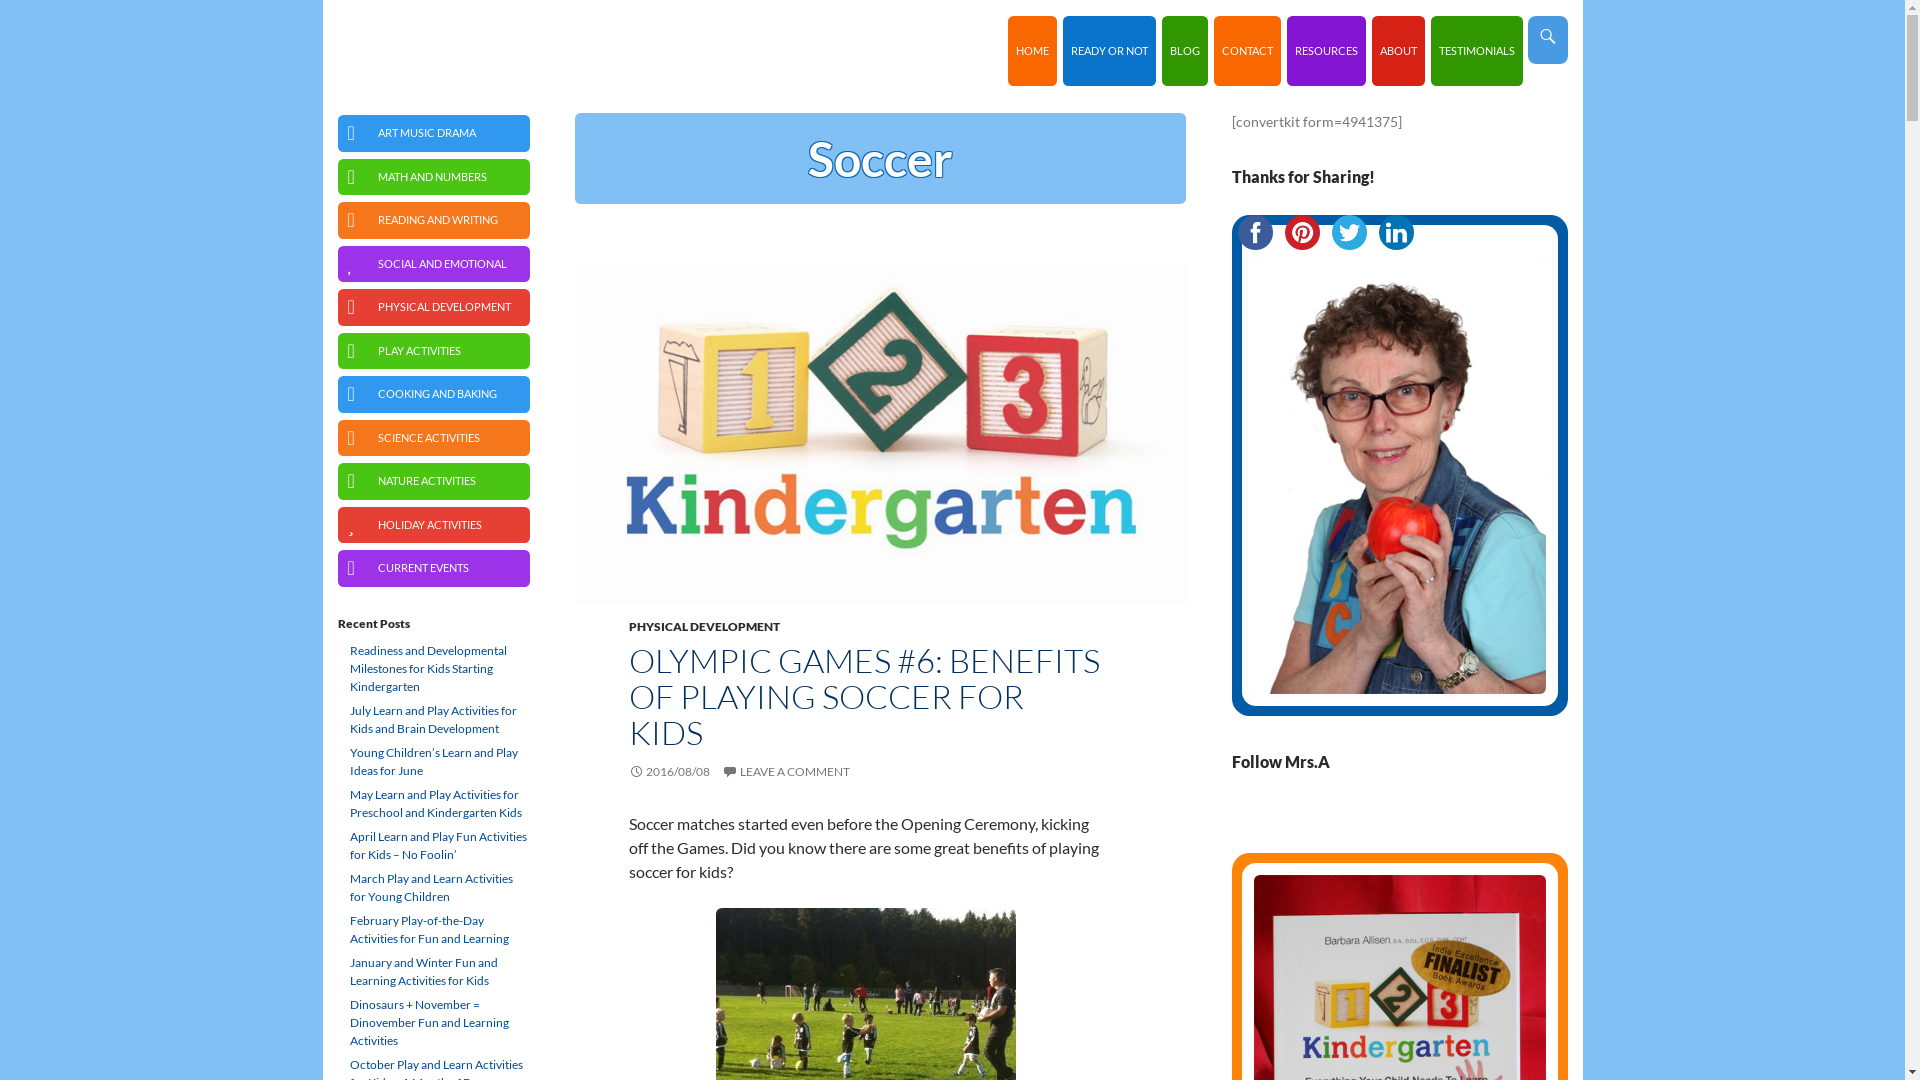 The width and height of the screenshot is (1920, 1080). I want to click on 'January and Winter Fun and Learning Activities for Kids', so click(432, 971).